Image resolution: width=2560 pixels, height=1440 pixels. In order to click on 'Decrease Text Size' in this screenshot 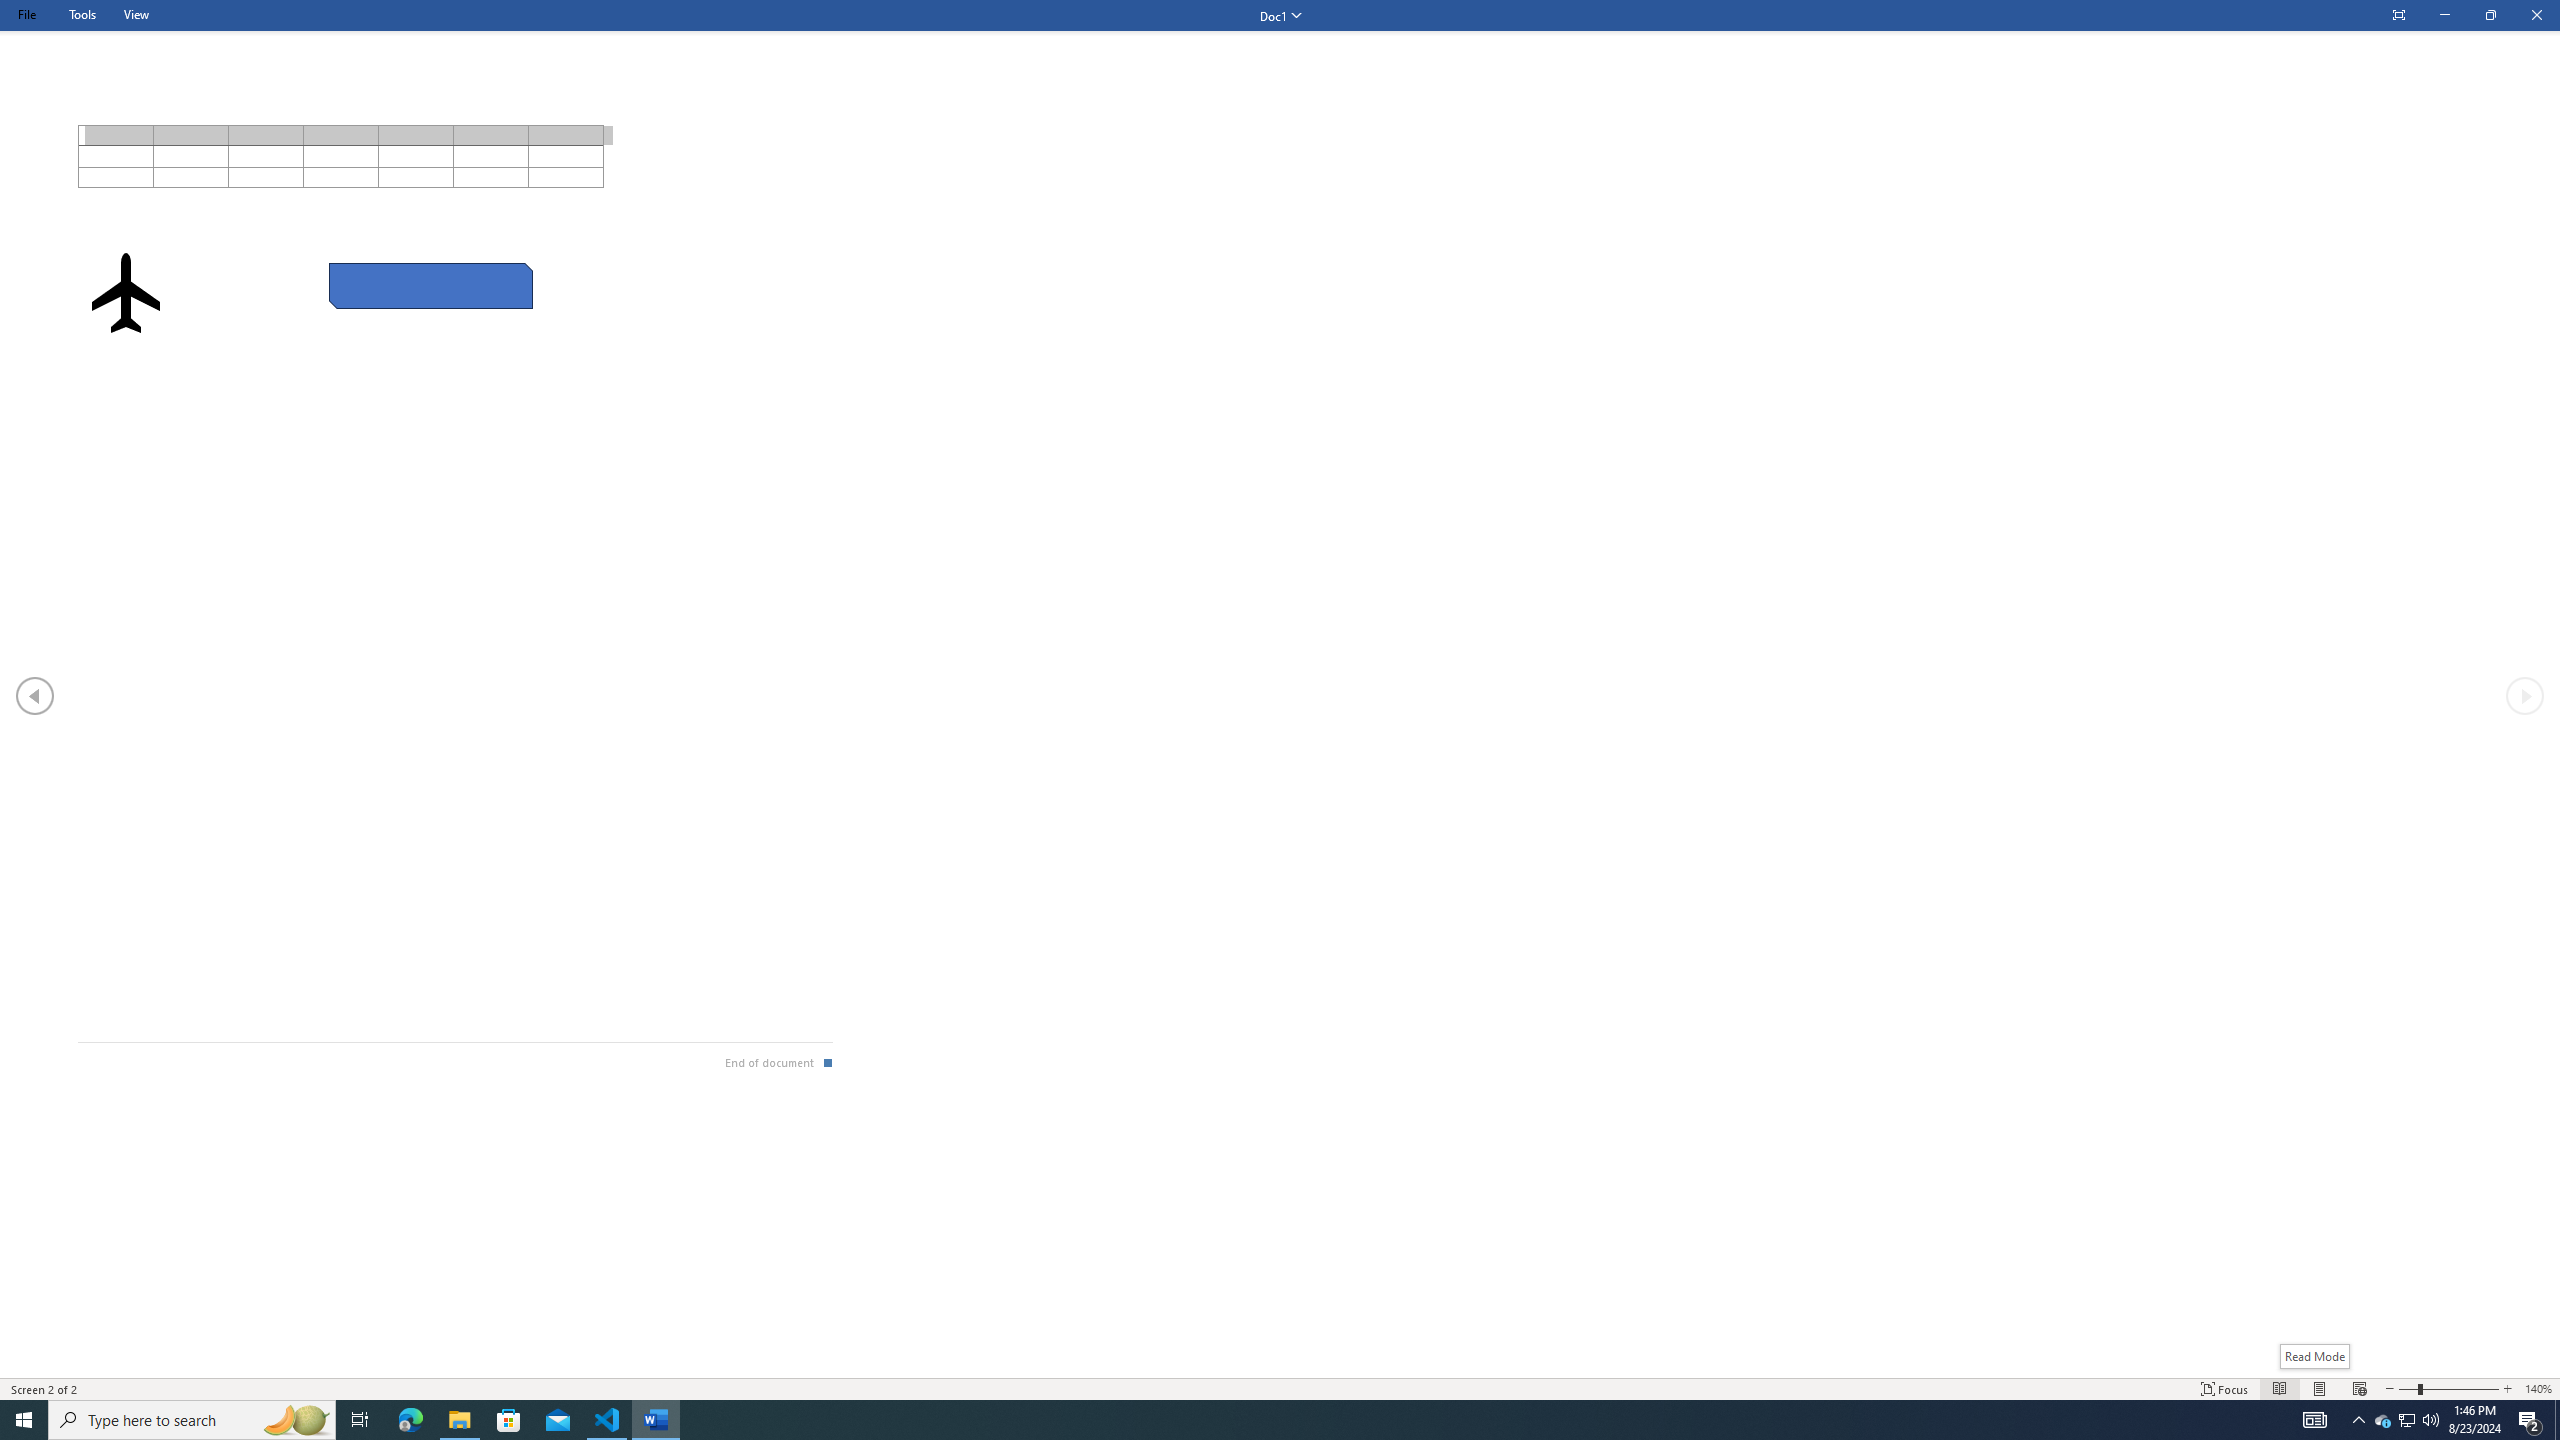, I will do `click(2388, 1389)`.